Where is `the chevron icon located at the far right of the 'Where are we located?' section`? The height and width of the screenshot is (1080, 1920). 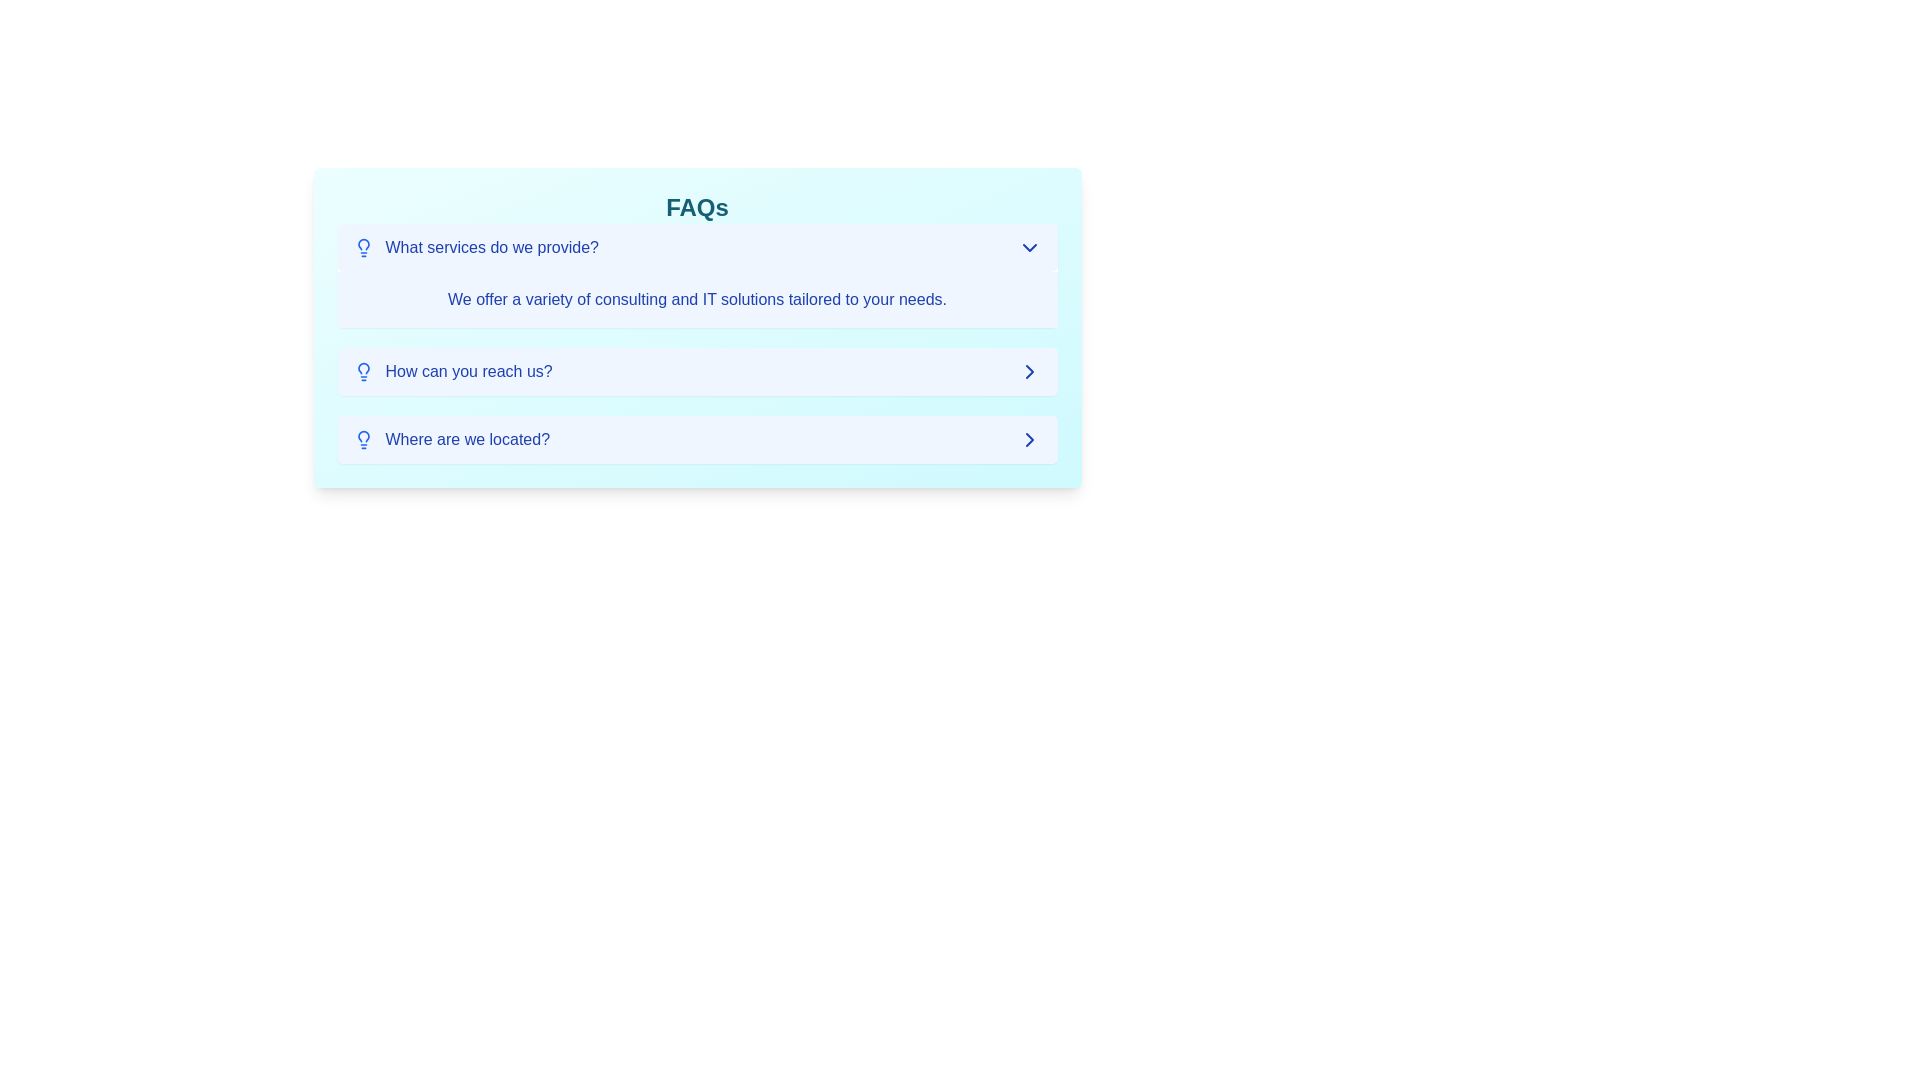
the chevron icon located at the far right of the 'Where are we located?' section is located at coordinates (1029, 438).